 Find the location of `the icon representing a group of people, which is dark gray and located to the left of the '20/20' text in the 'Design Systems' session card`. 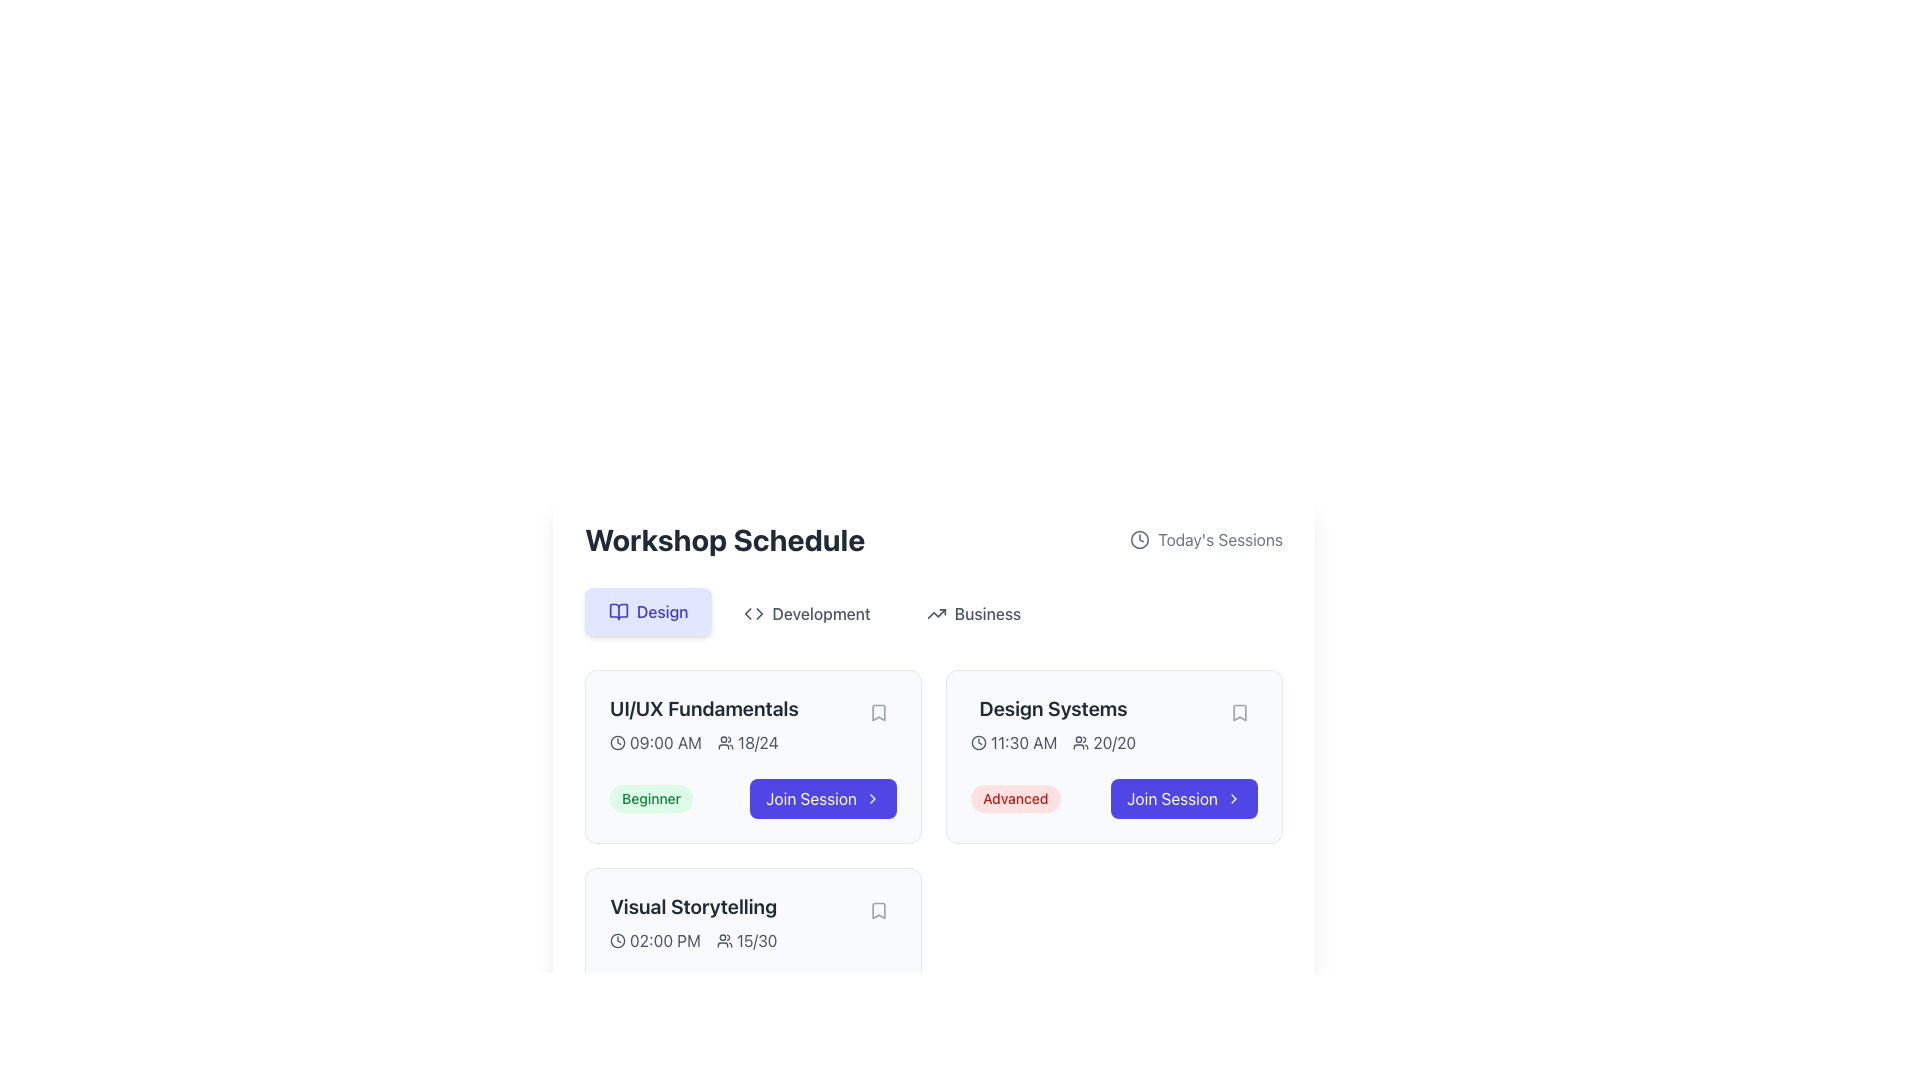

the icon representing a group of people, which is dark gray and located to the left of the '20/20' text in the 'Design Systems' session card is located at coordinates (1080, 743).